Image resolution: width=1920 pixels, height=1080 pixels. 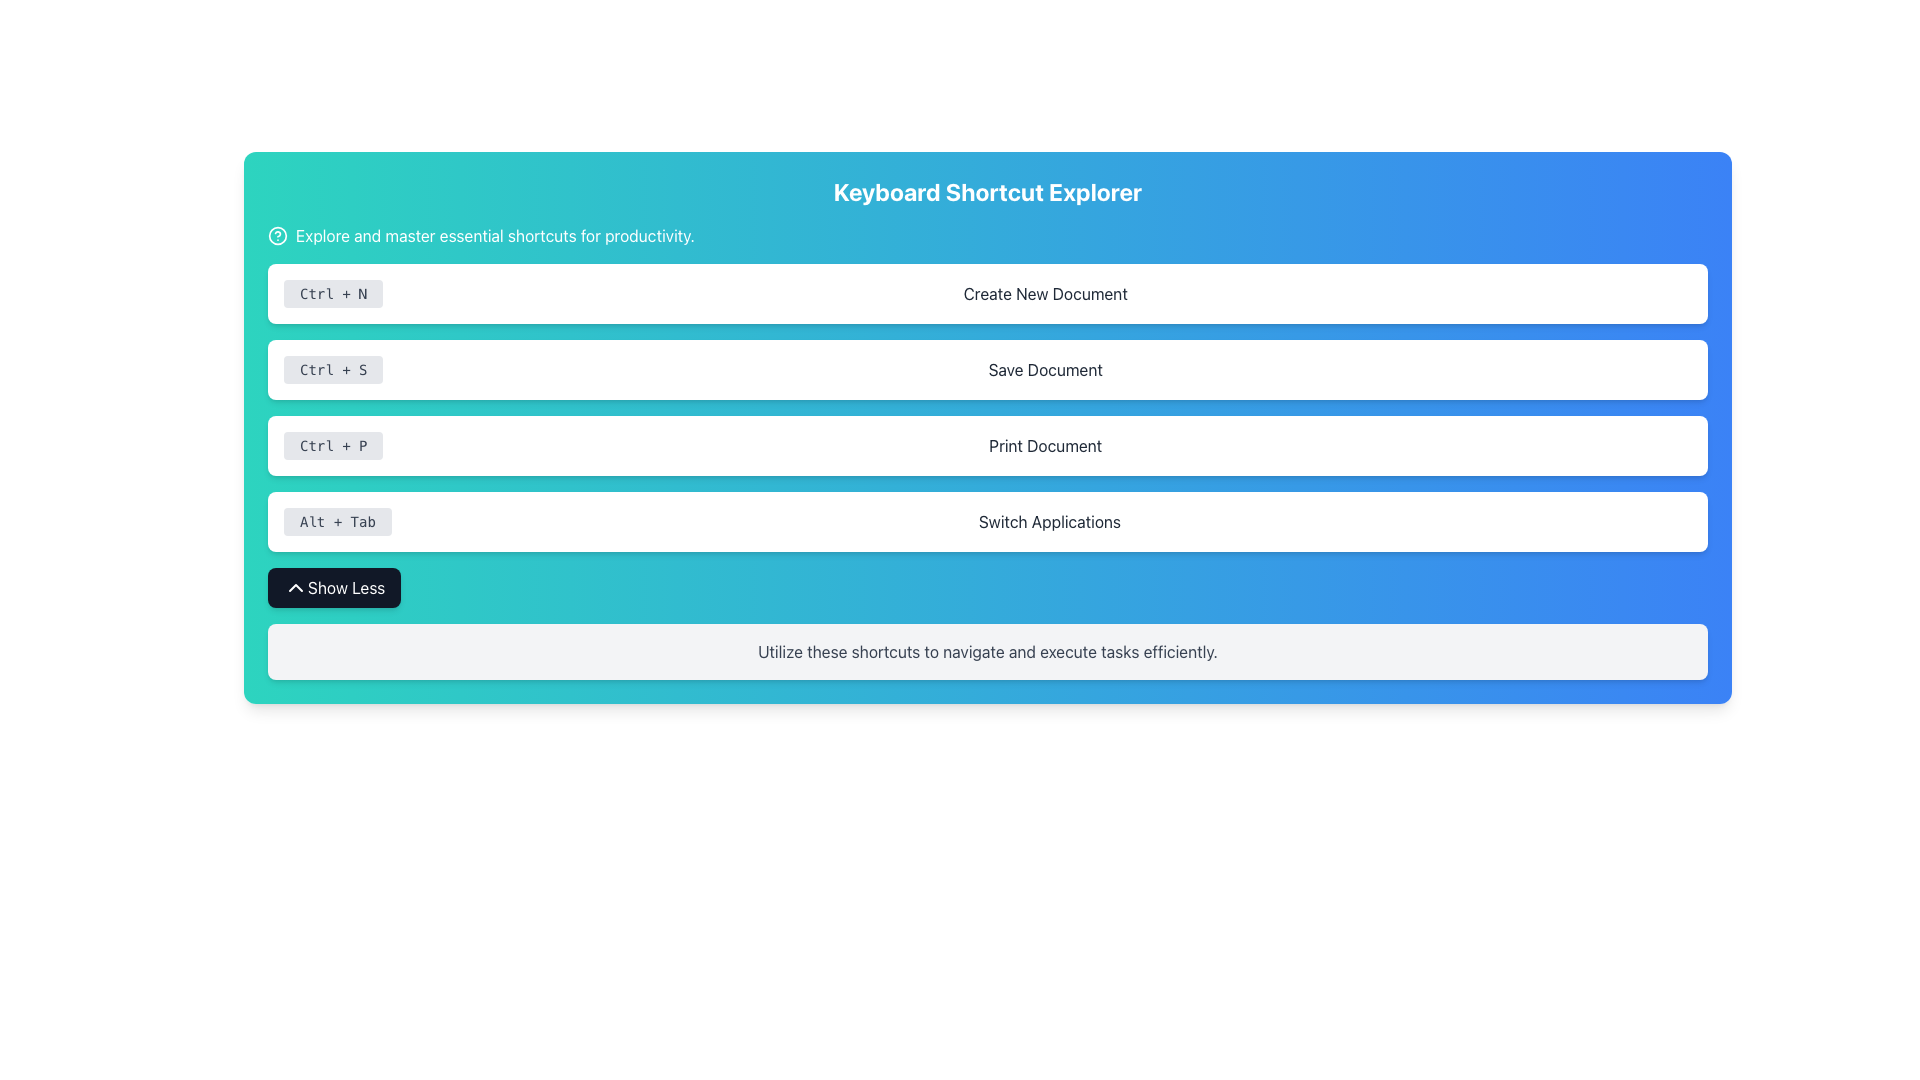 I want to click on the upward chevron icon located in the upper-left corner of the 'Show Less' button, so click(x=295, y=586).